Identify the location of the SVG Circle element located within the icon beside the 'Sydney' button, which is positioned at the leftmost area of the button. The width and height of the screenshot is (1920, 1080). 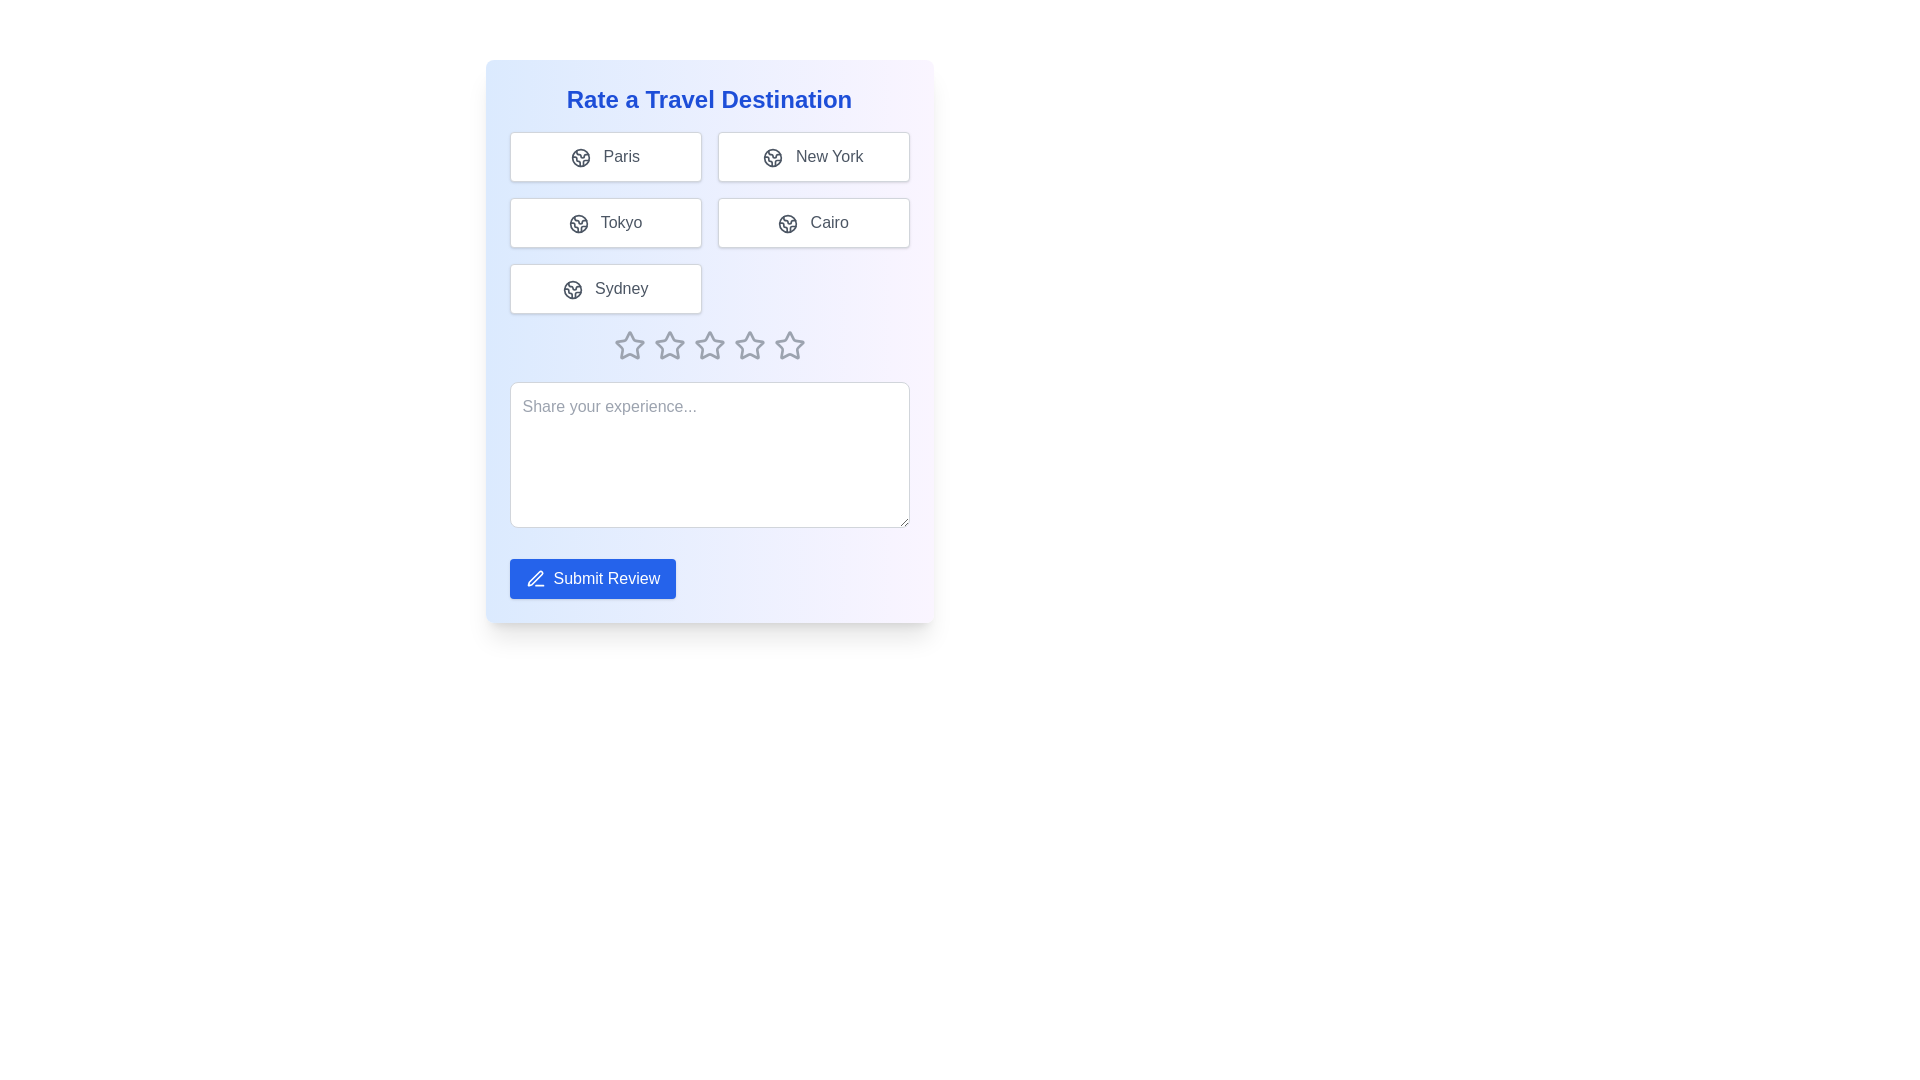
(571, 289).